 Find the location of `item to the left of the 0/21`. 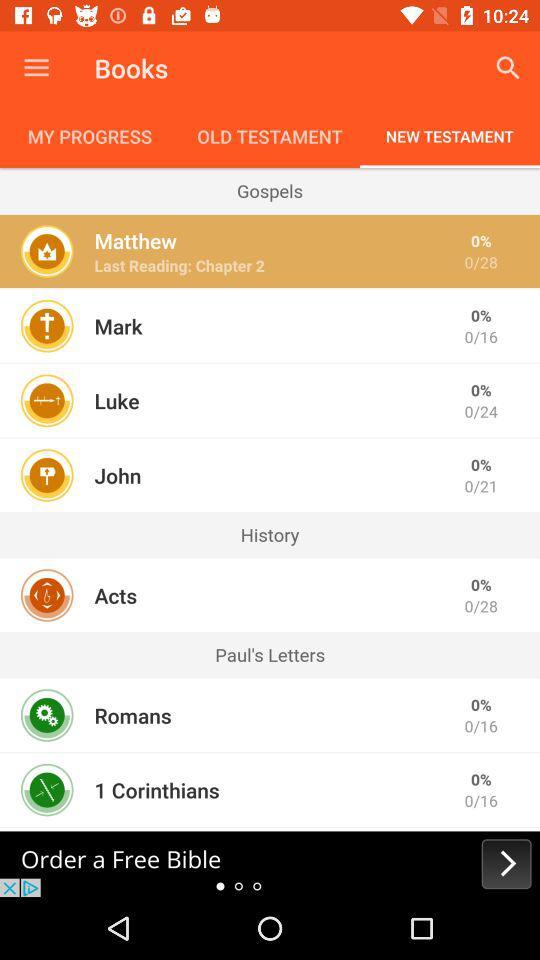

item to the left of the 0/21 is located at coordinates (117, 475).